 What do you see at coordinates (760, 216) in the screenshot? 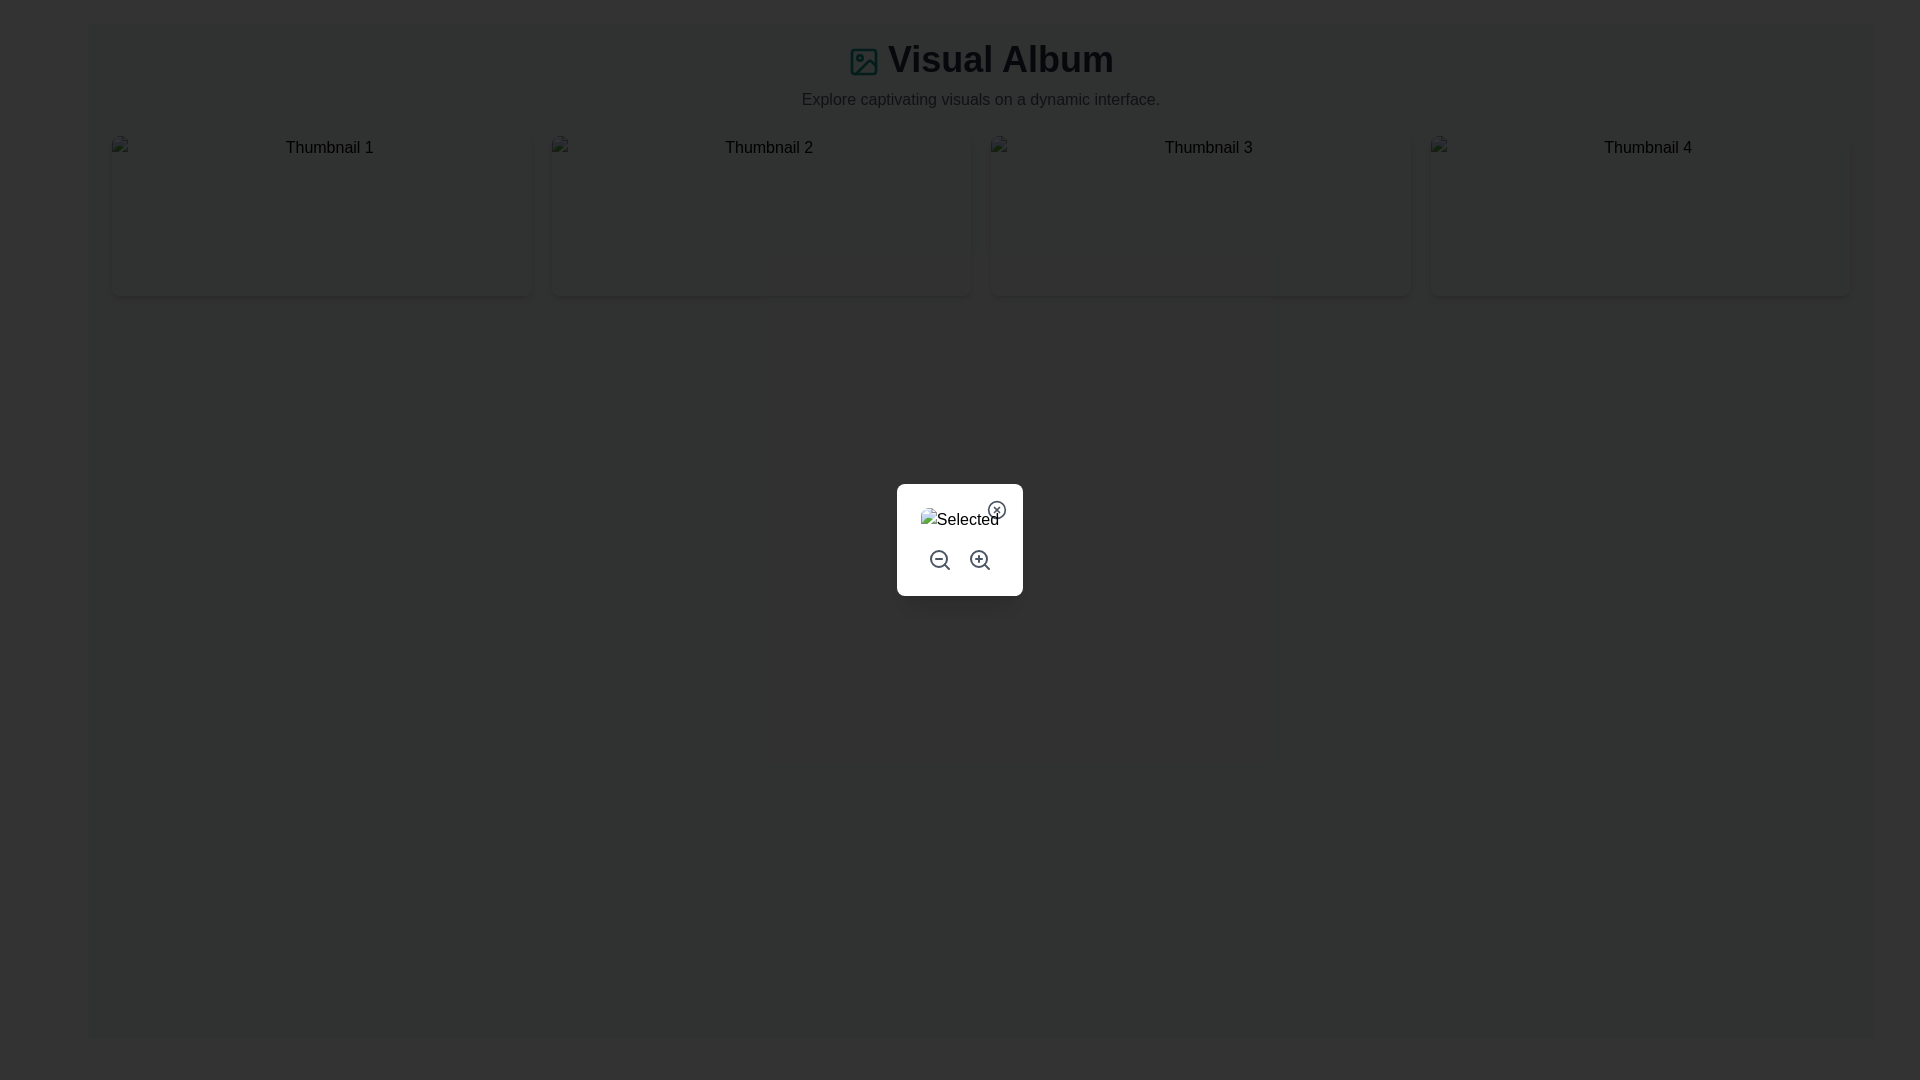
I see `the Clickable Thumbnail Interface Component labeled 'Thumbnail 2' to trigger the scale-up animation` at bounding box center [760, 216].